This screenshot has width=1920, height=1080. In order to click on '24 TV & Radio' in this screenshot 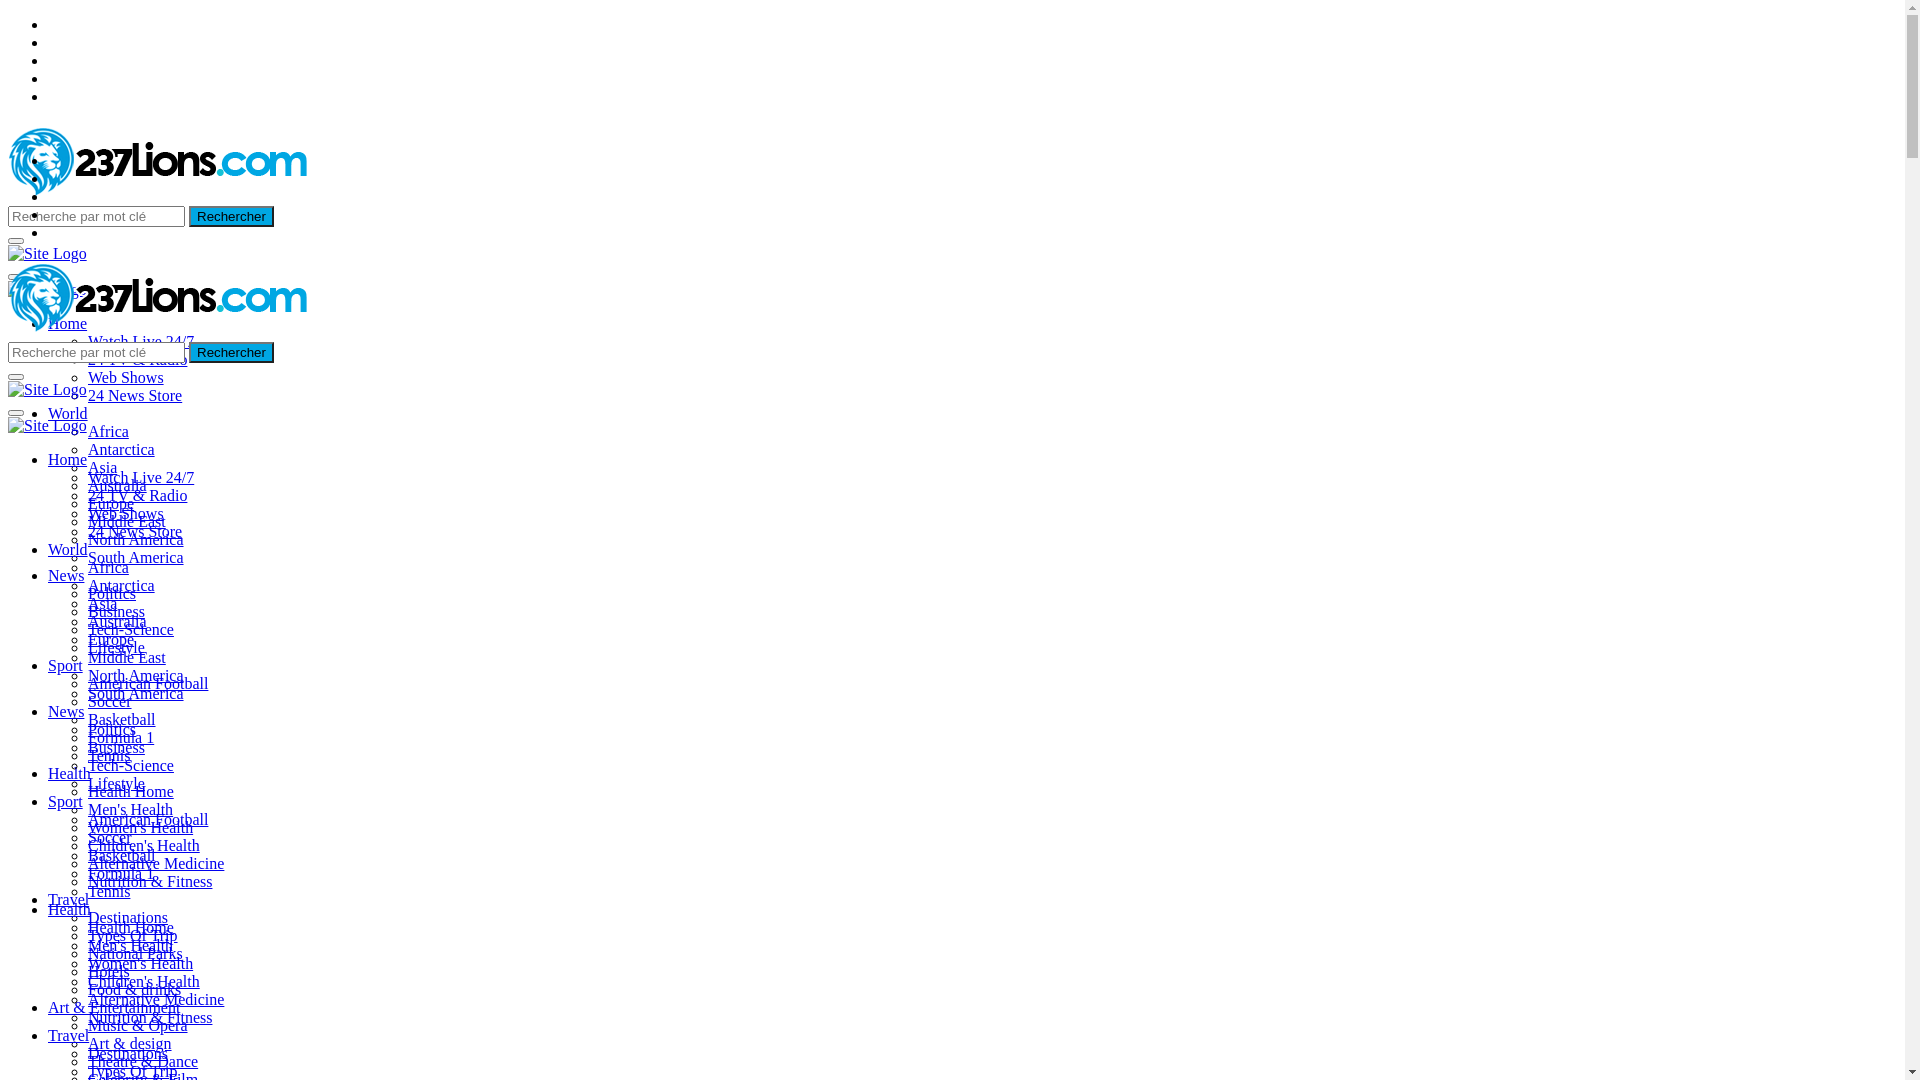, I will do `click(136, 495)`.